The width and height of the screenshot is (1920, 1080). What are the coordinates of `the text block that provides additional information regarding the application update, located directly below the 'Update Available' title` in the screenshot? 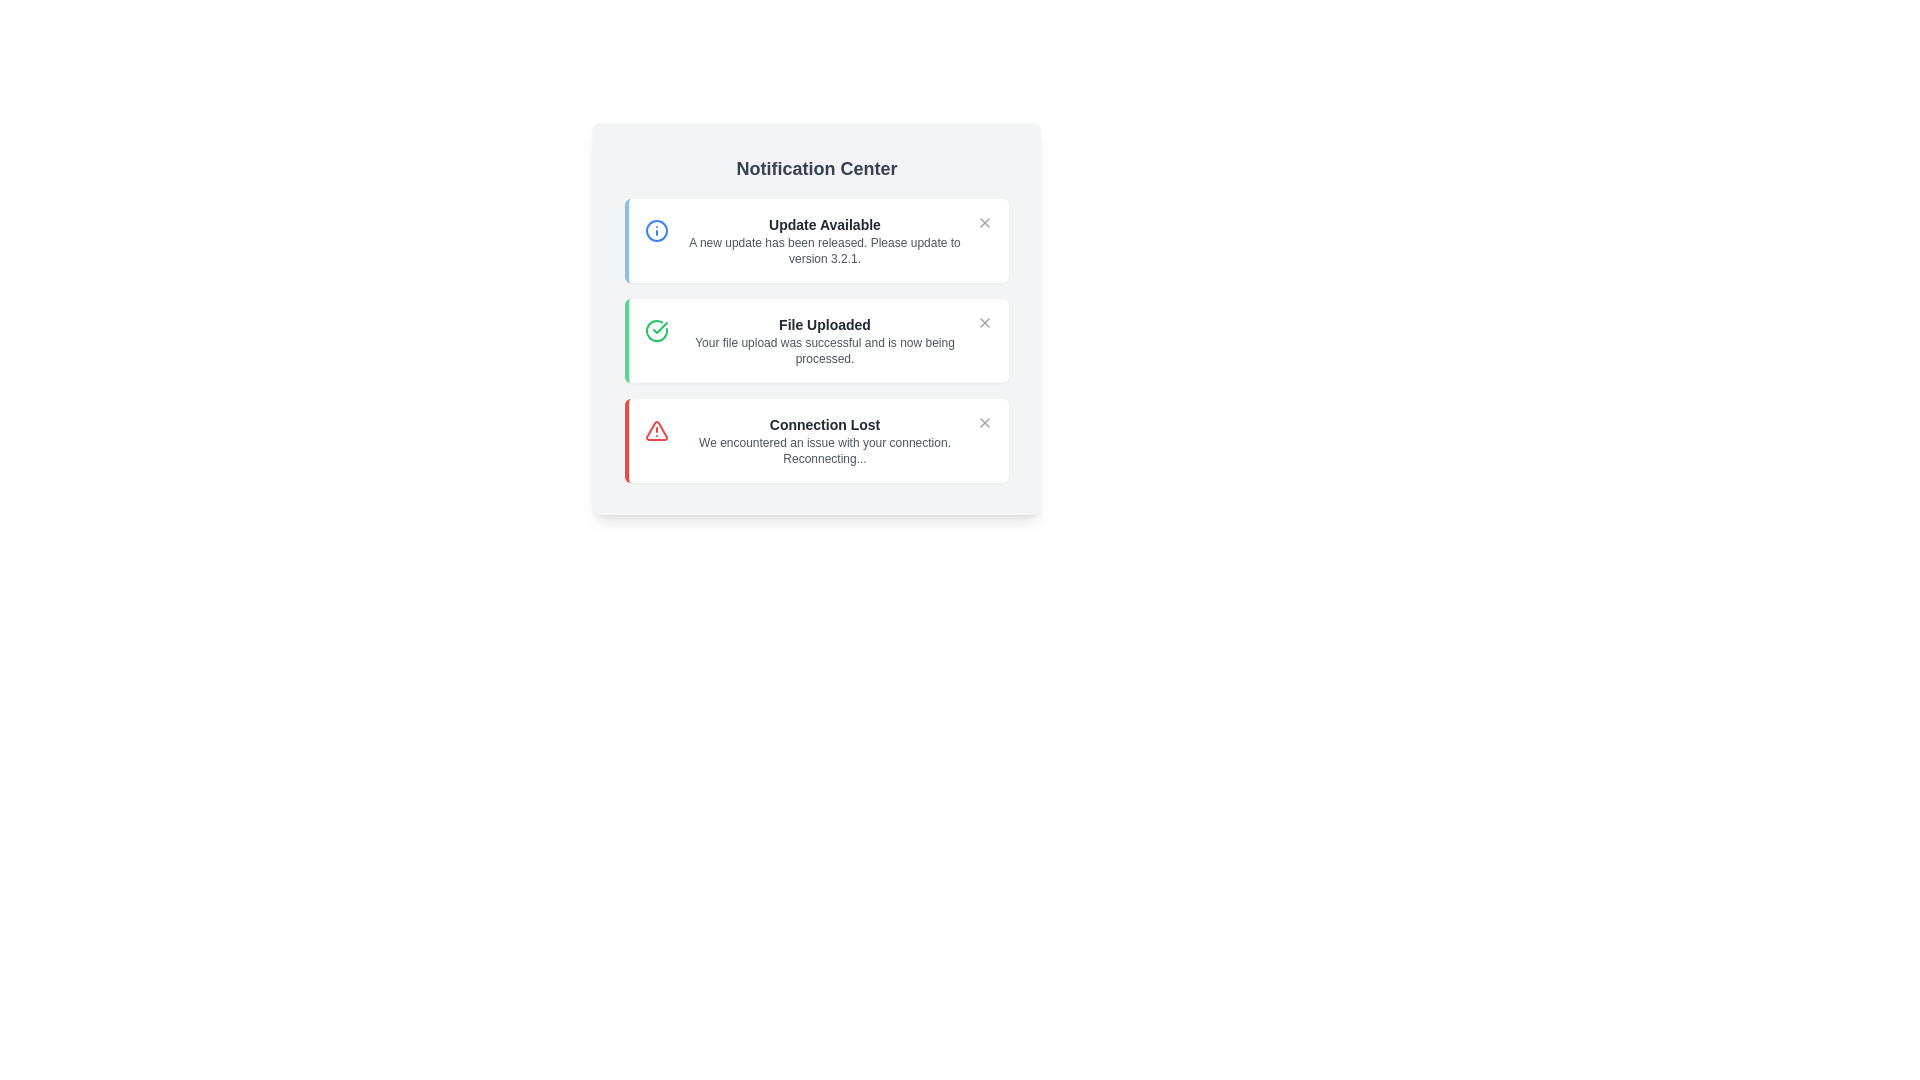 It's located at (825, 249).